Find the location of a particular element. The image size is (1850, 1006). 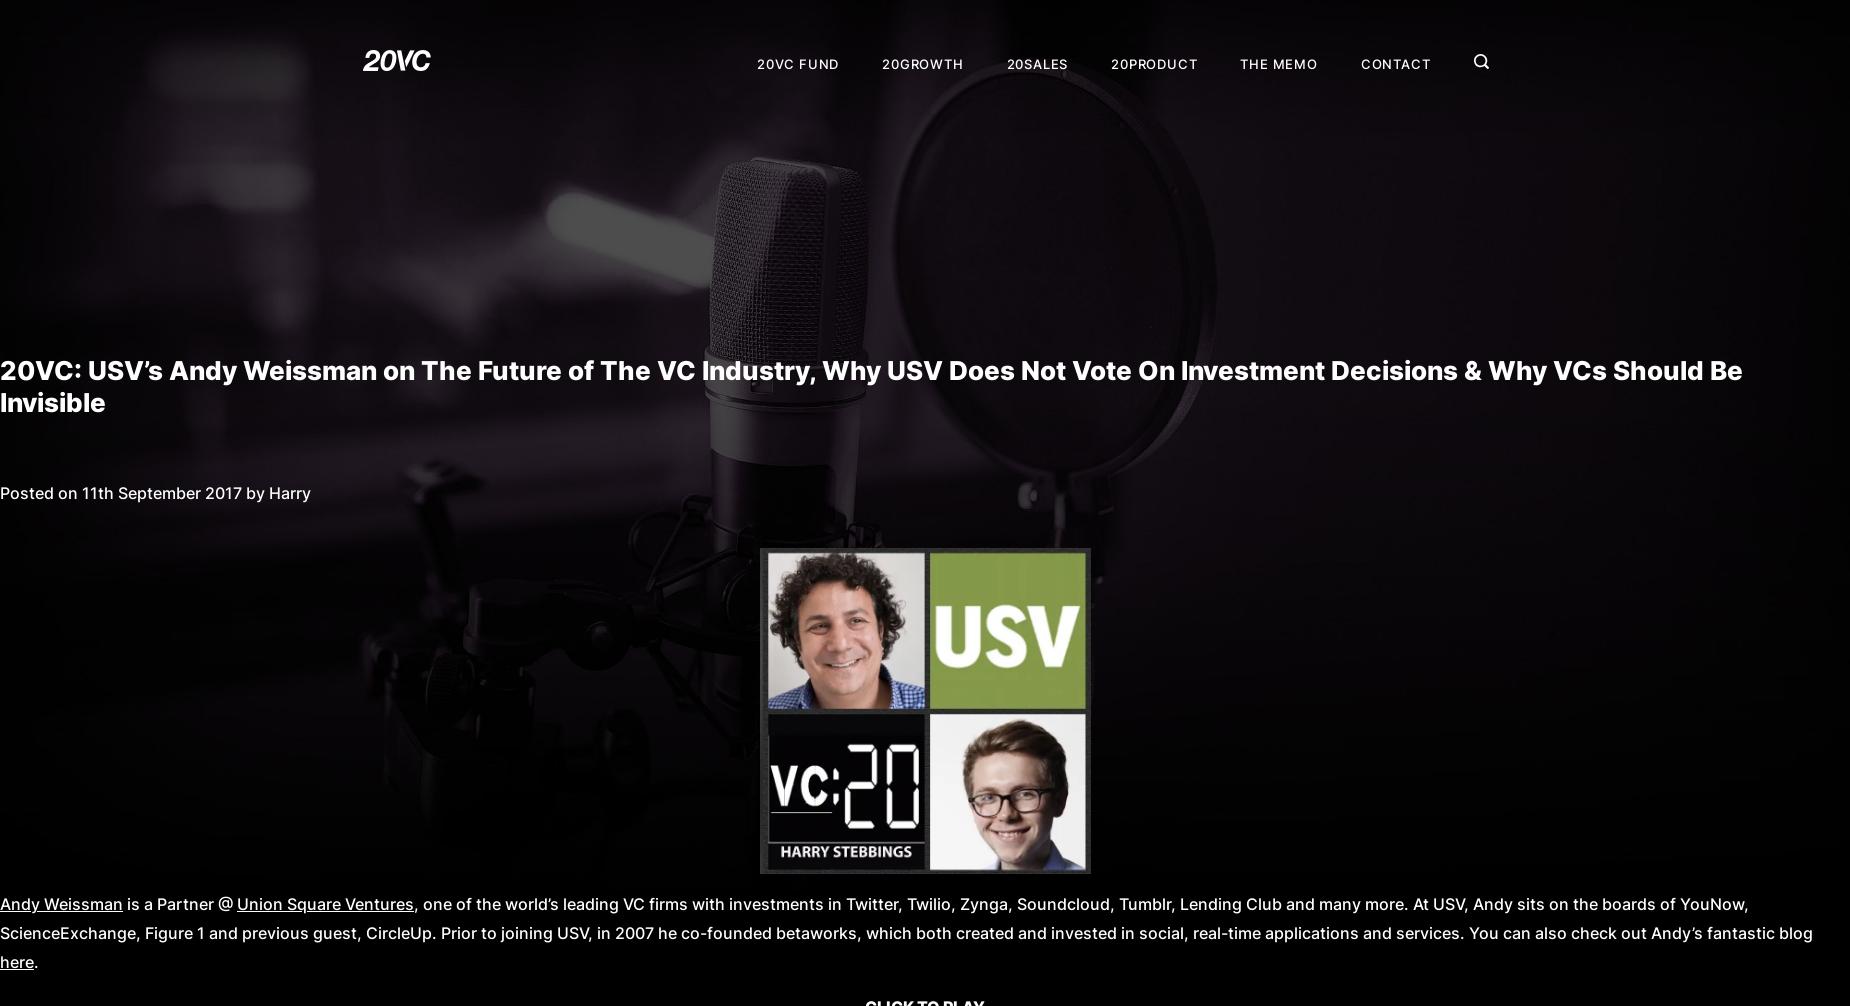

'Andy Weissman' is located at coordinates (0, 902).